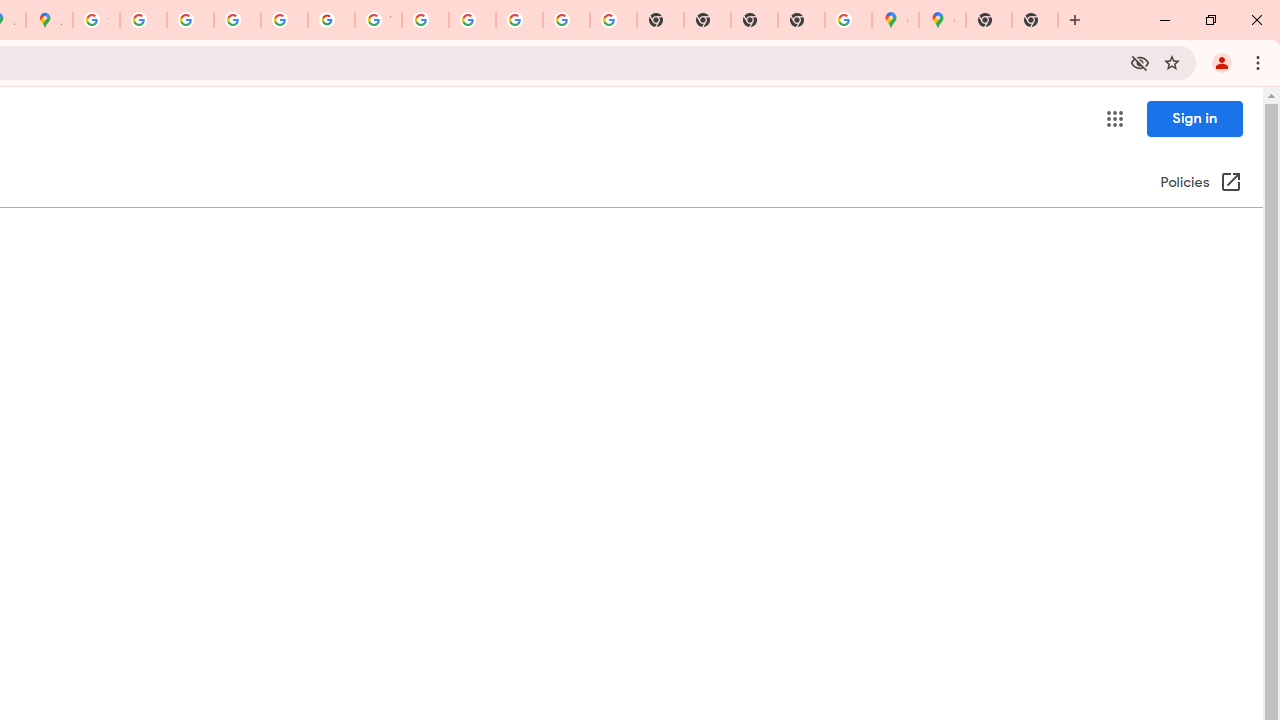 This screenshot has height=720, width=1280. Describe the element at coordinates (989, 20) in the screenshot. I see `'New Tab'` at that location.